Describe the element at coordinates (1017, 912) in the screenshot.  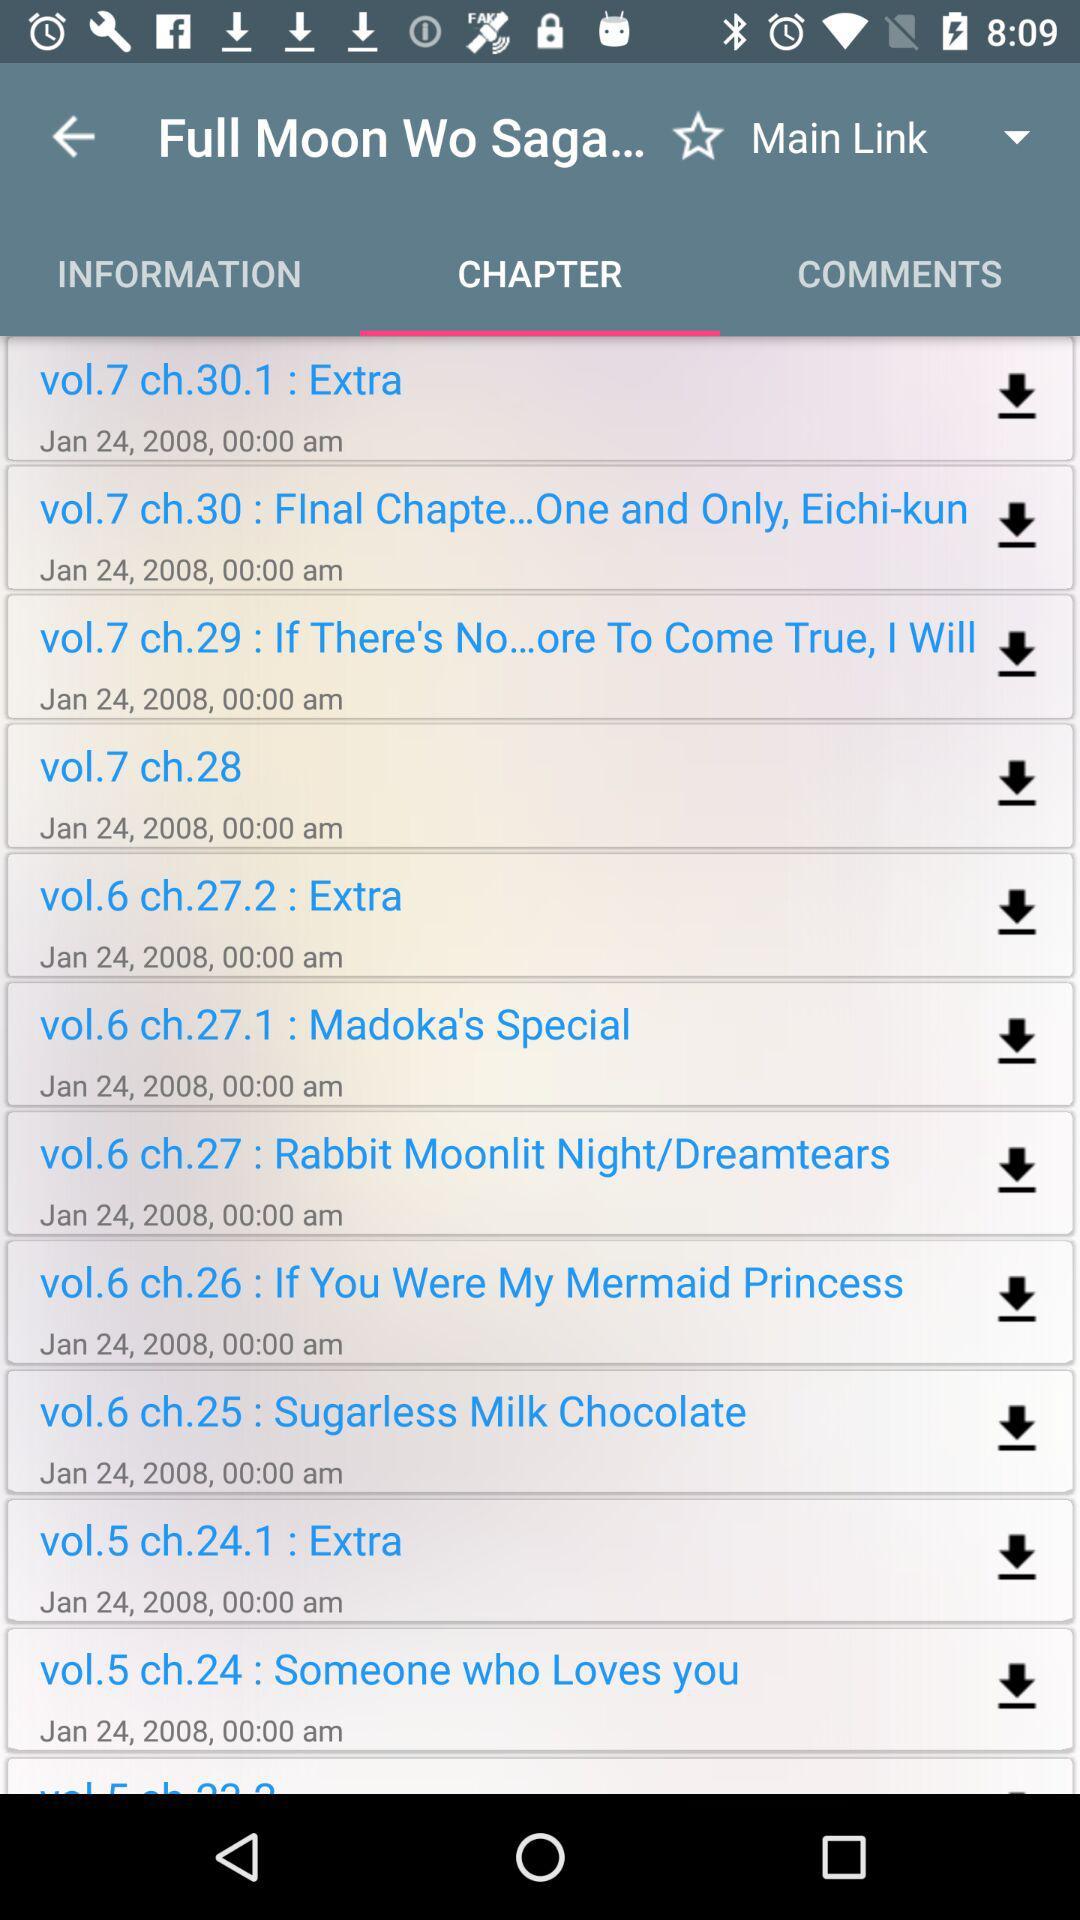
I see `file` at that location.